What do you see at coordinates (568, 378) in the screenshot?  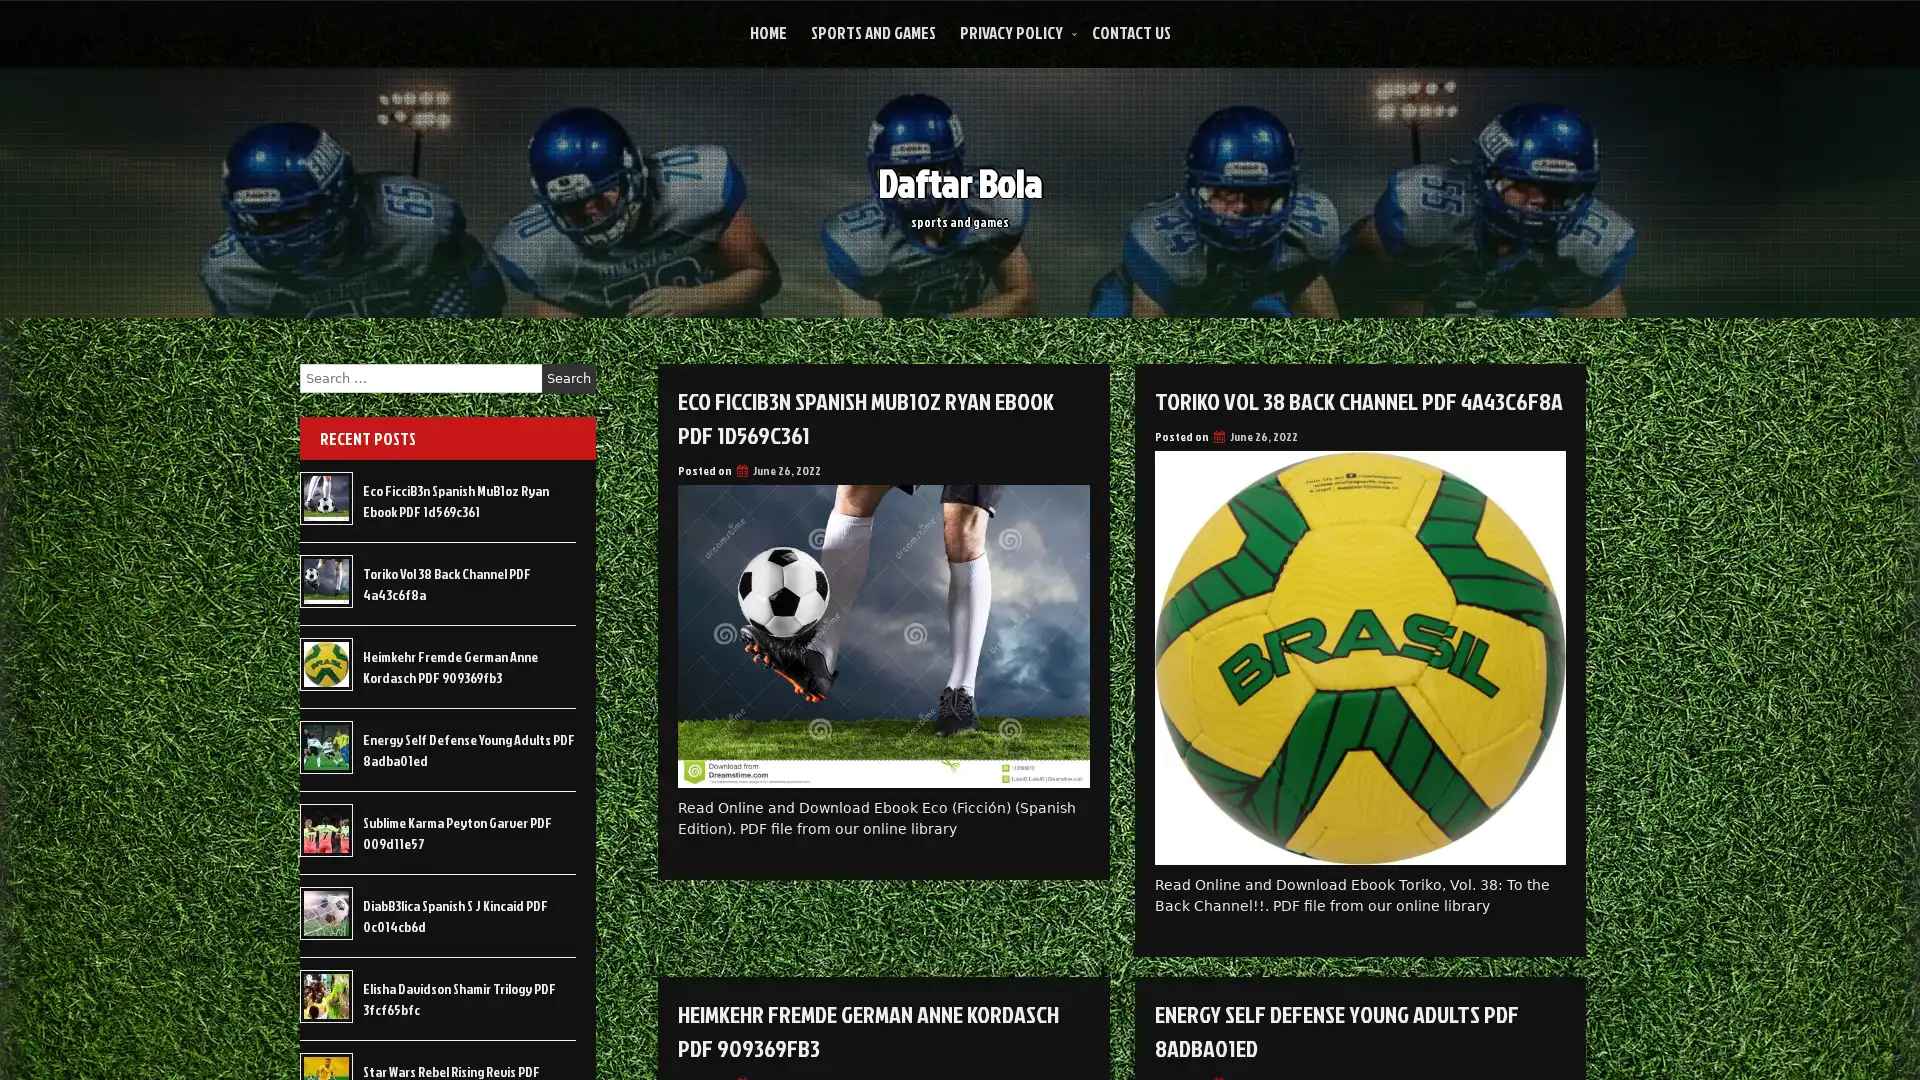 I see `Search` at bounding box center [568, 378].